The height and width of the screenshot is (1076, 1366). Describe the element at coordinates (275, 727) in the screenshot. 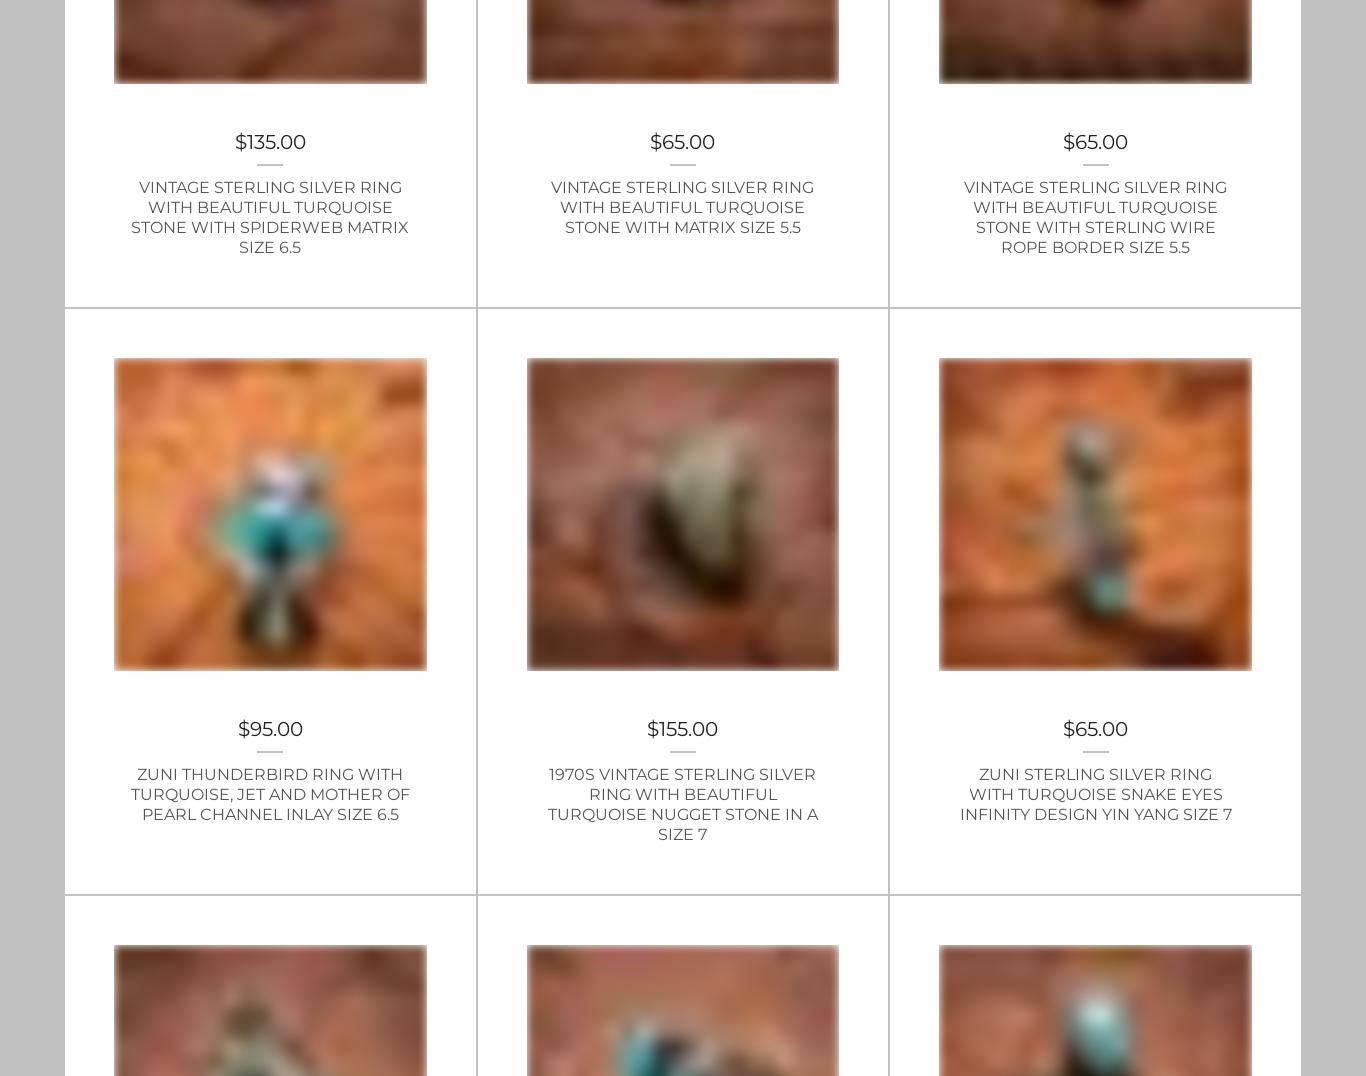

I see `'95.00'` at that location.